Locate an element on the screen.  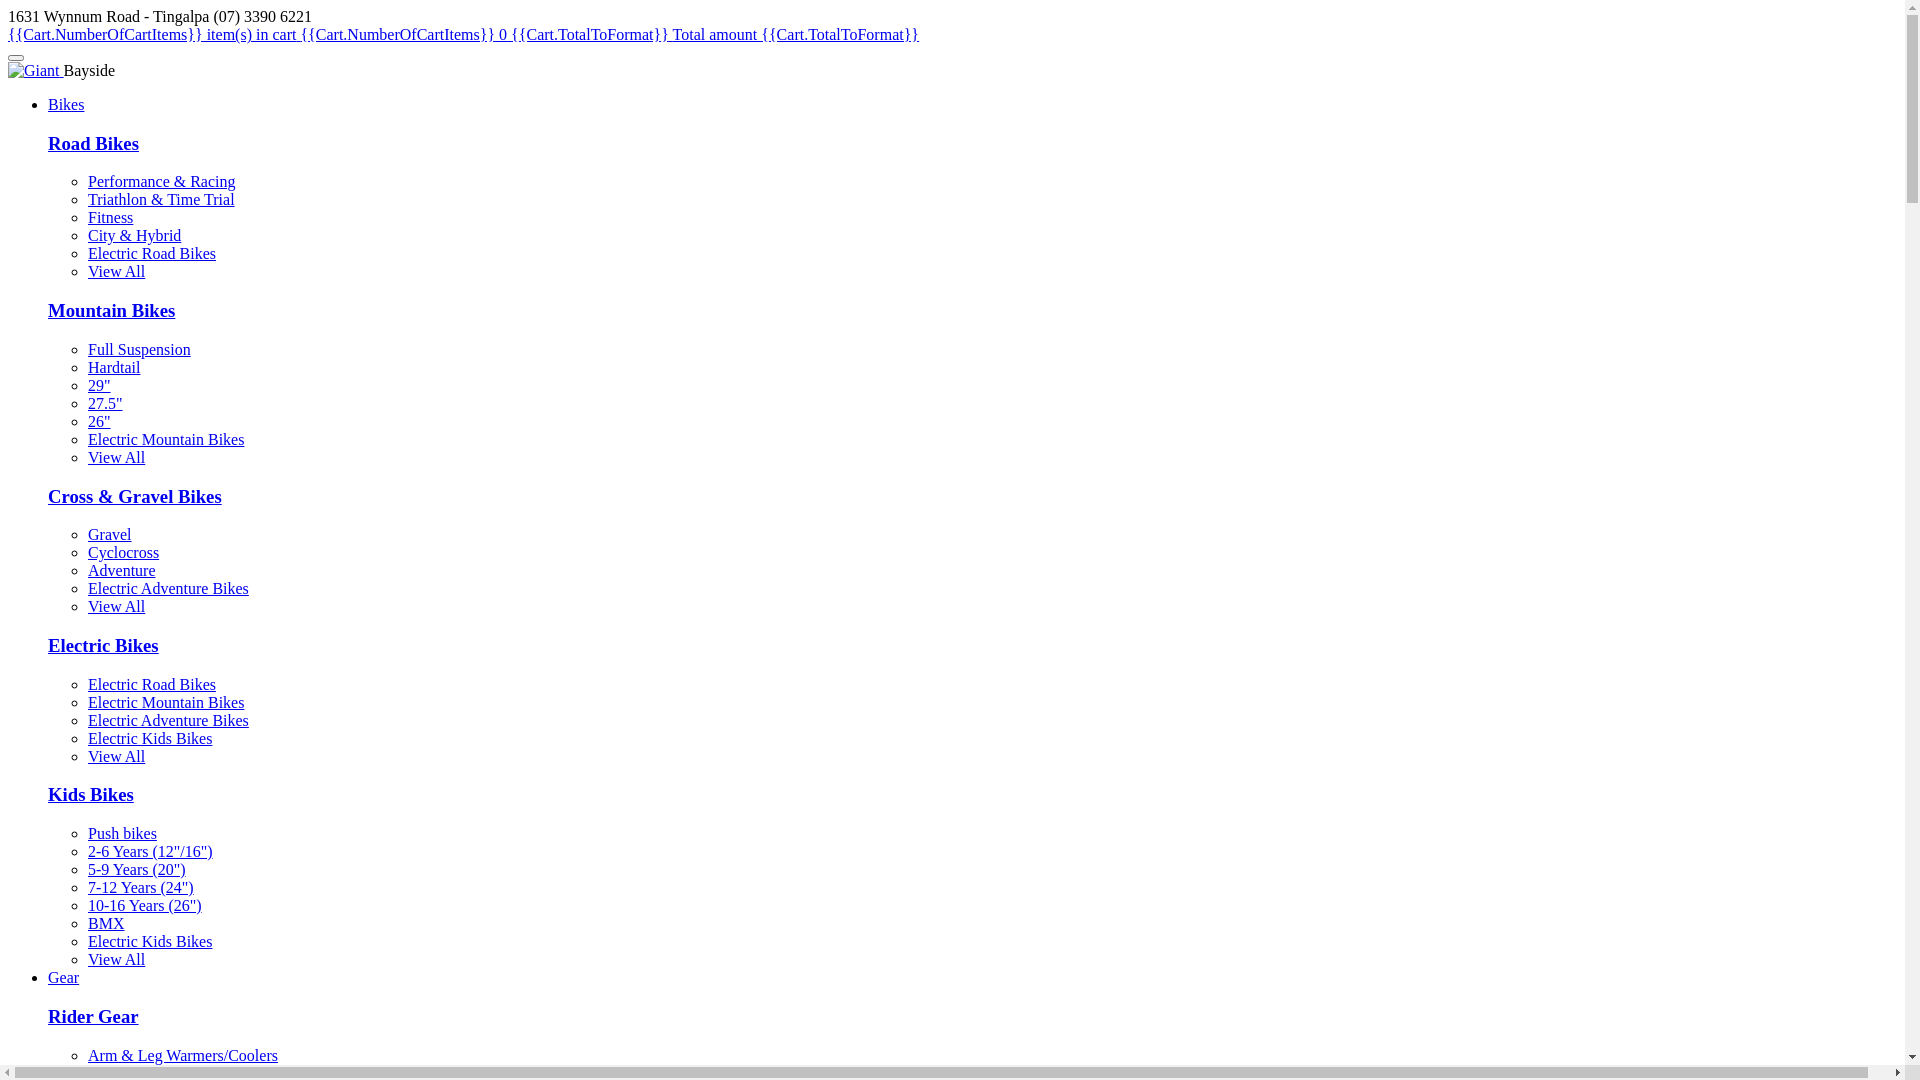
'27.5"' is located at coordinates (104, 403).